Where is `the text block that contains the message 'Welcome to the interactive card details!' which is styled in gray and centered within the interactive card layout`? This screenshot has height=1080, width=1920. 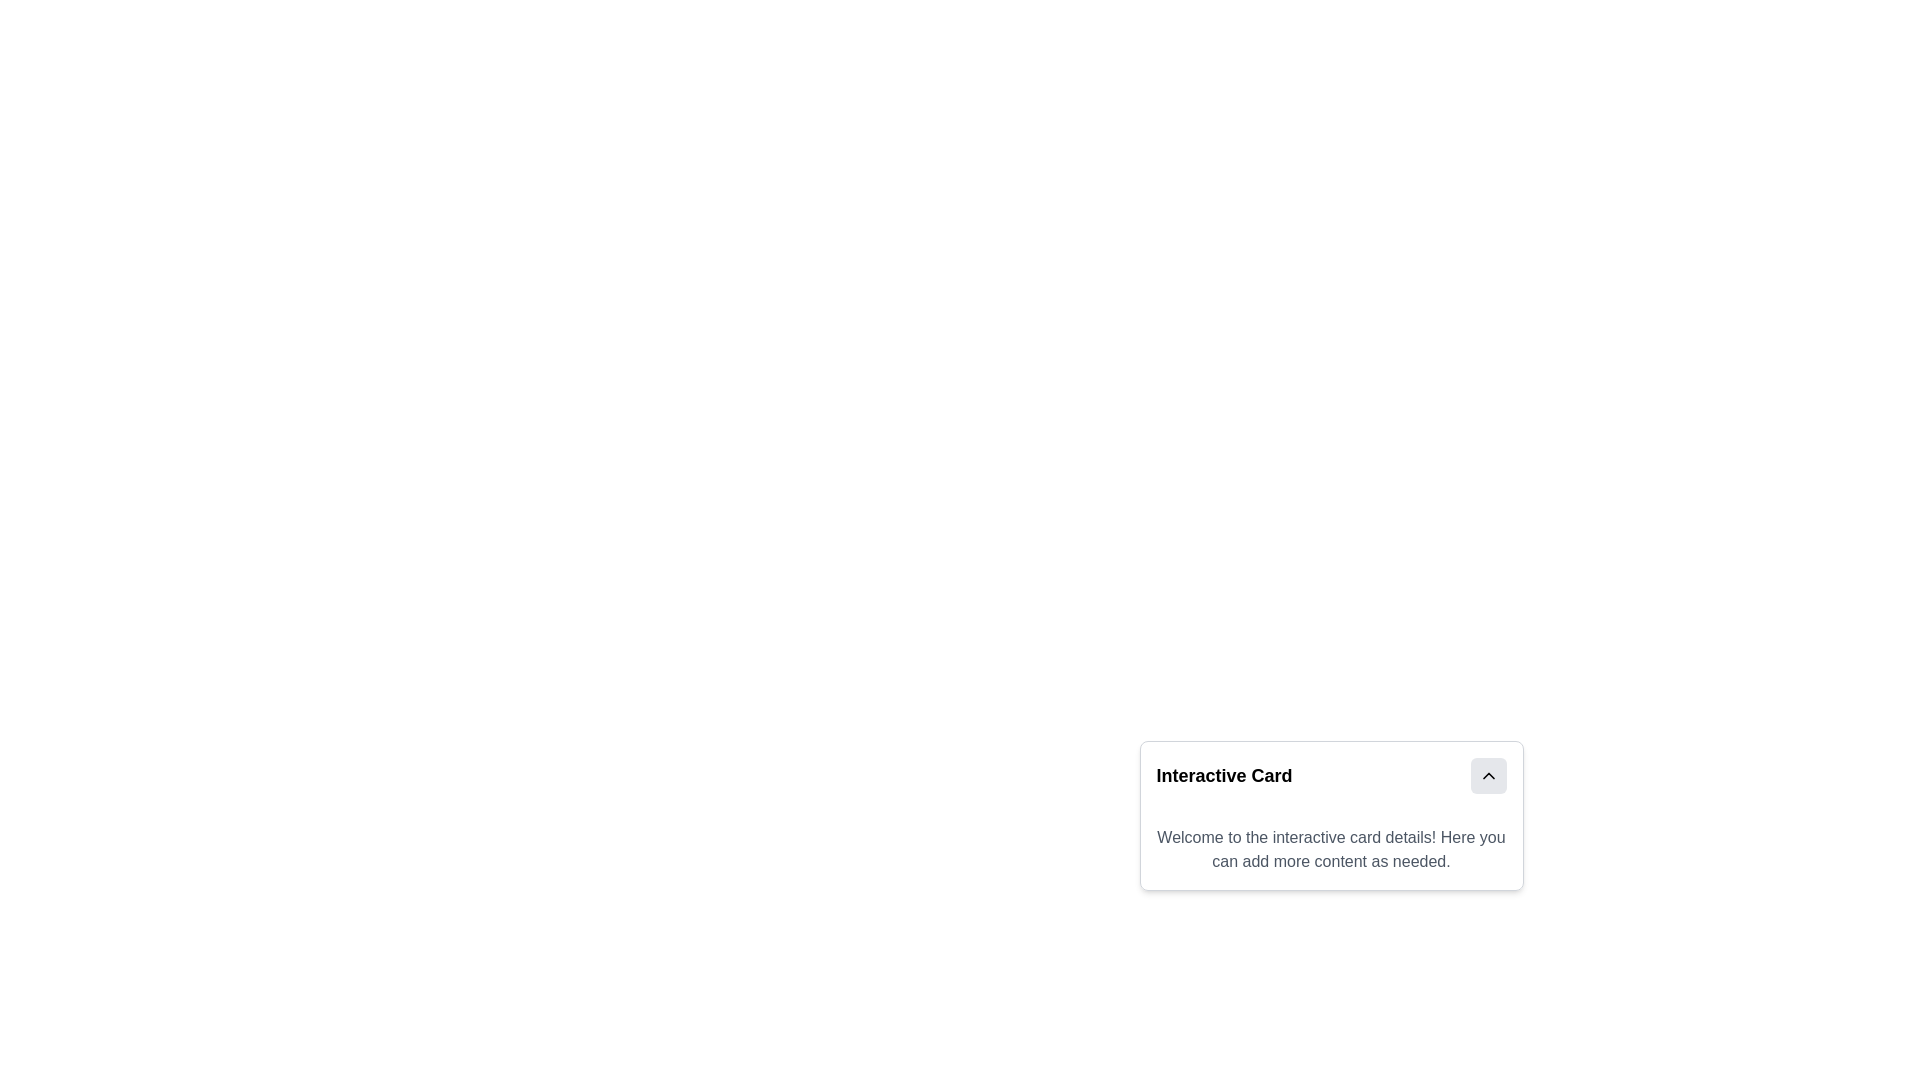
the text block that contains the message 'Welcome to the interactive card details!' which is styled in gray and centered within the interactive card layout is located at coordinates (1331, 849).